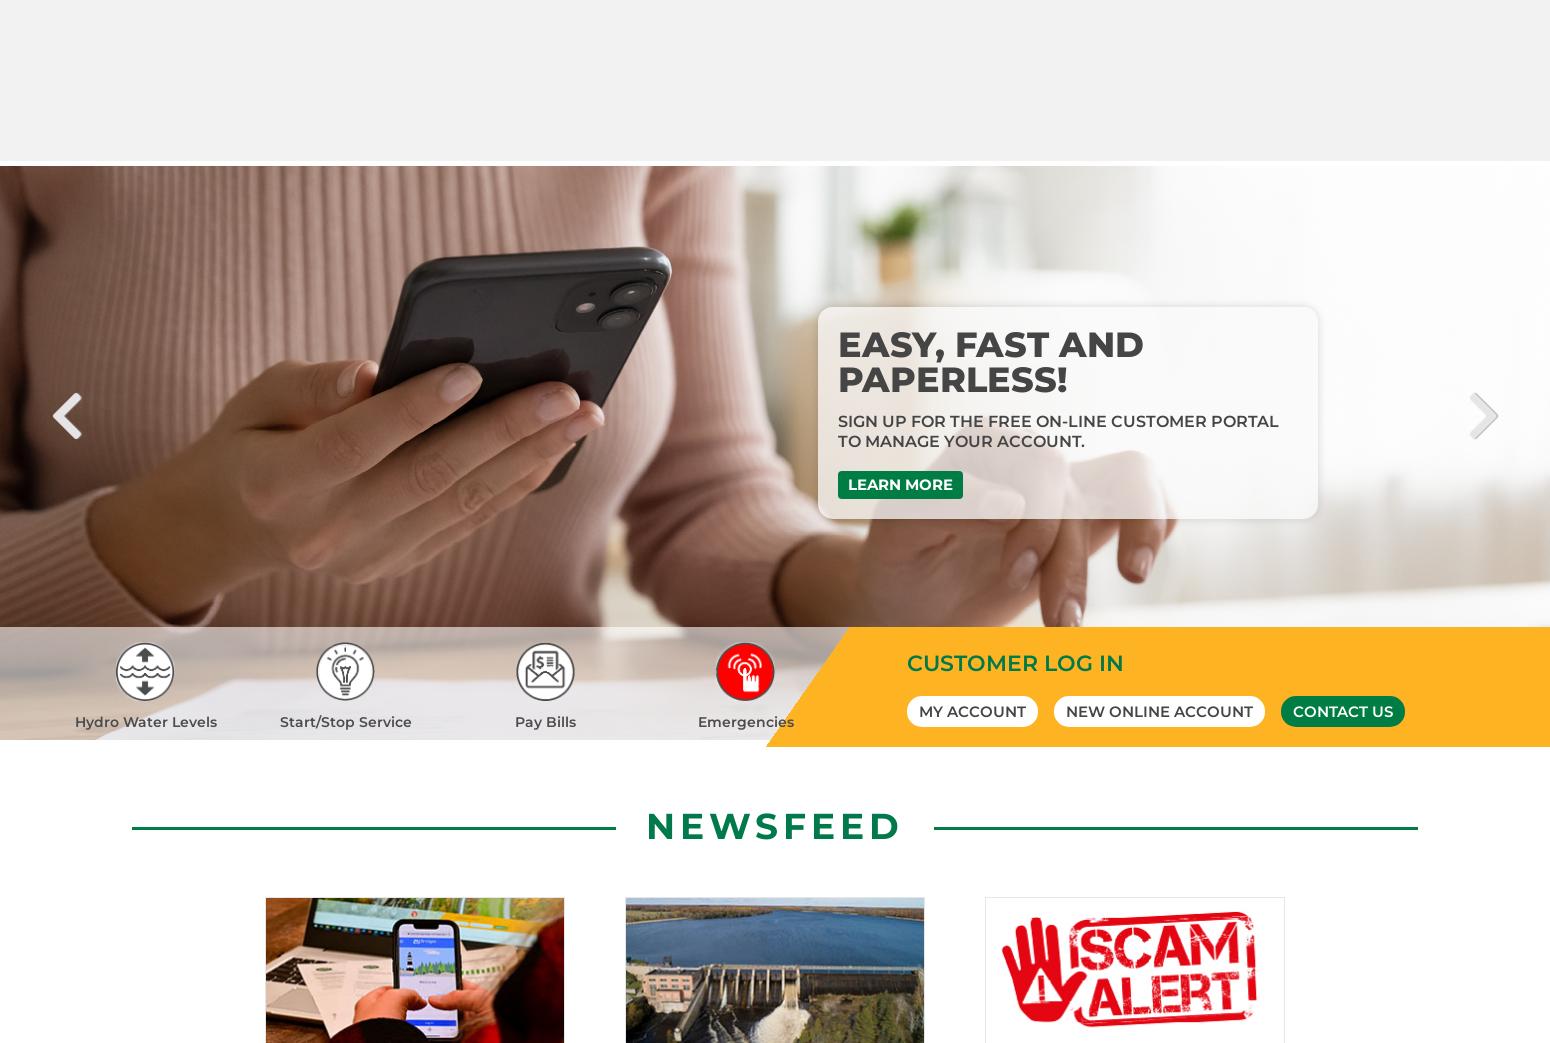 The height and width of the screenshot is (1043, 1550). What do you see at coordinates (1069, 125) in the screenshot?
I see `'Choosing Renewable Energy'` at bounding box center [1069, 125].